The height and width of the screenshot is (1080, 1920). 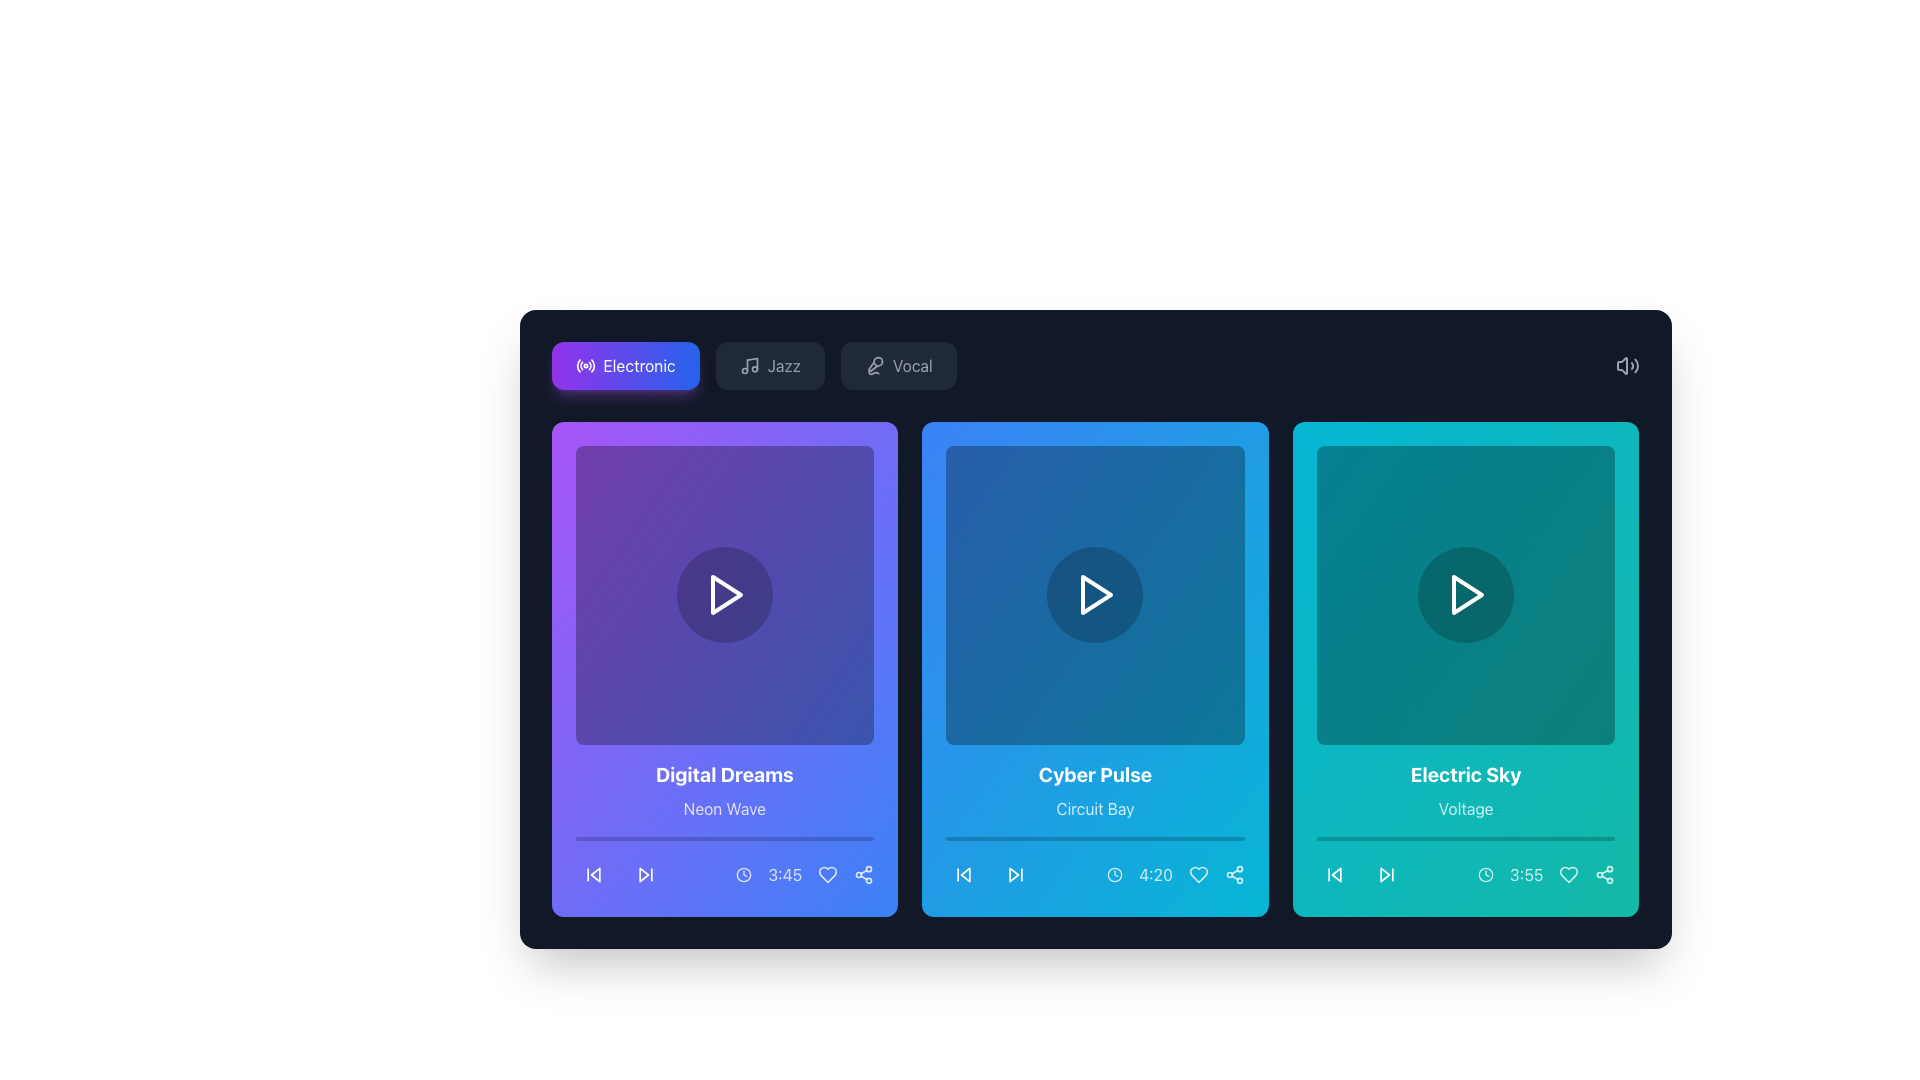 I want to click on the microphone icon located within the 'Vocal' button at the top of the interface, so click(x=874, y=366).